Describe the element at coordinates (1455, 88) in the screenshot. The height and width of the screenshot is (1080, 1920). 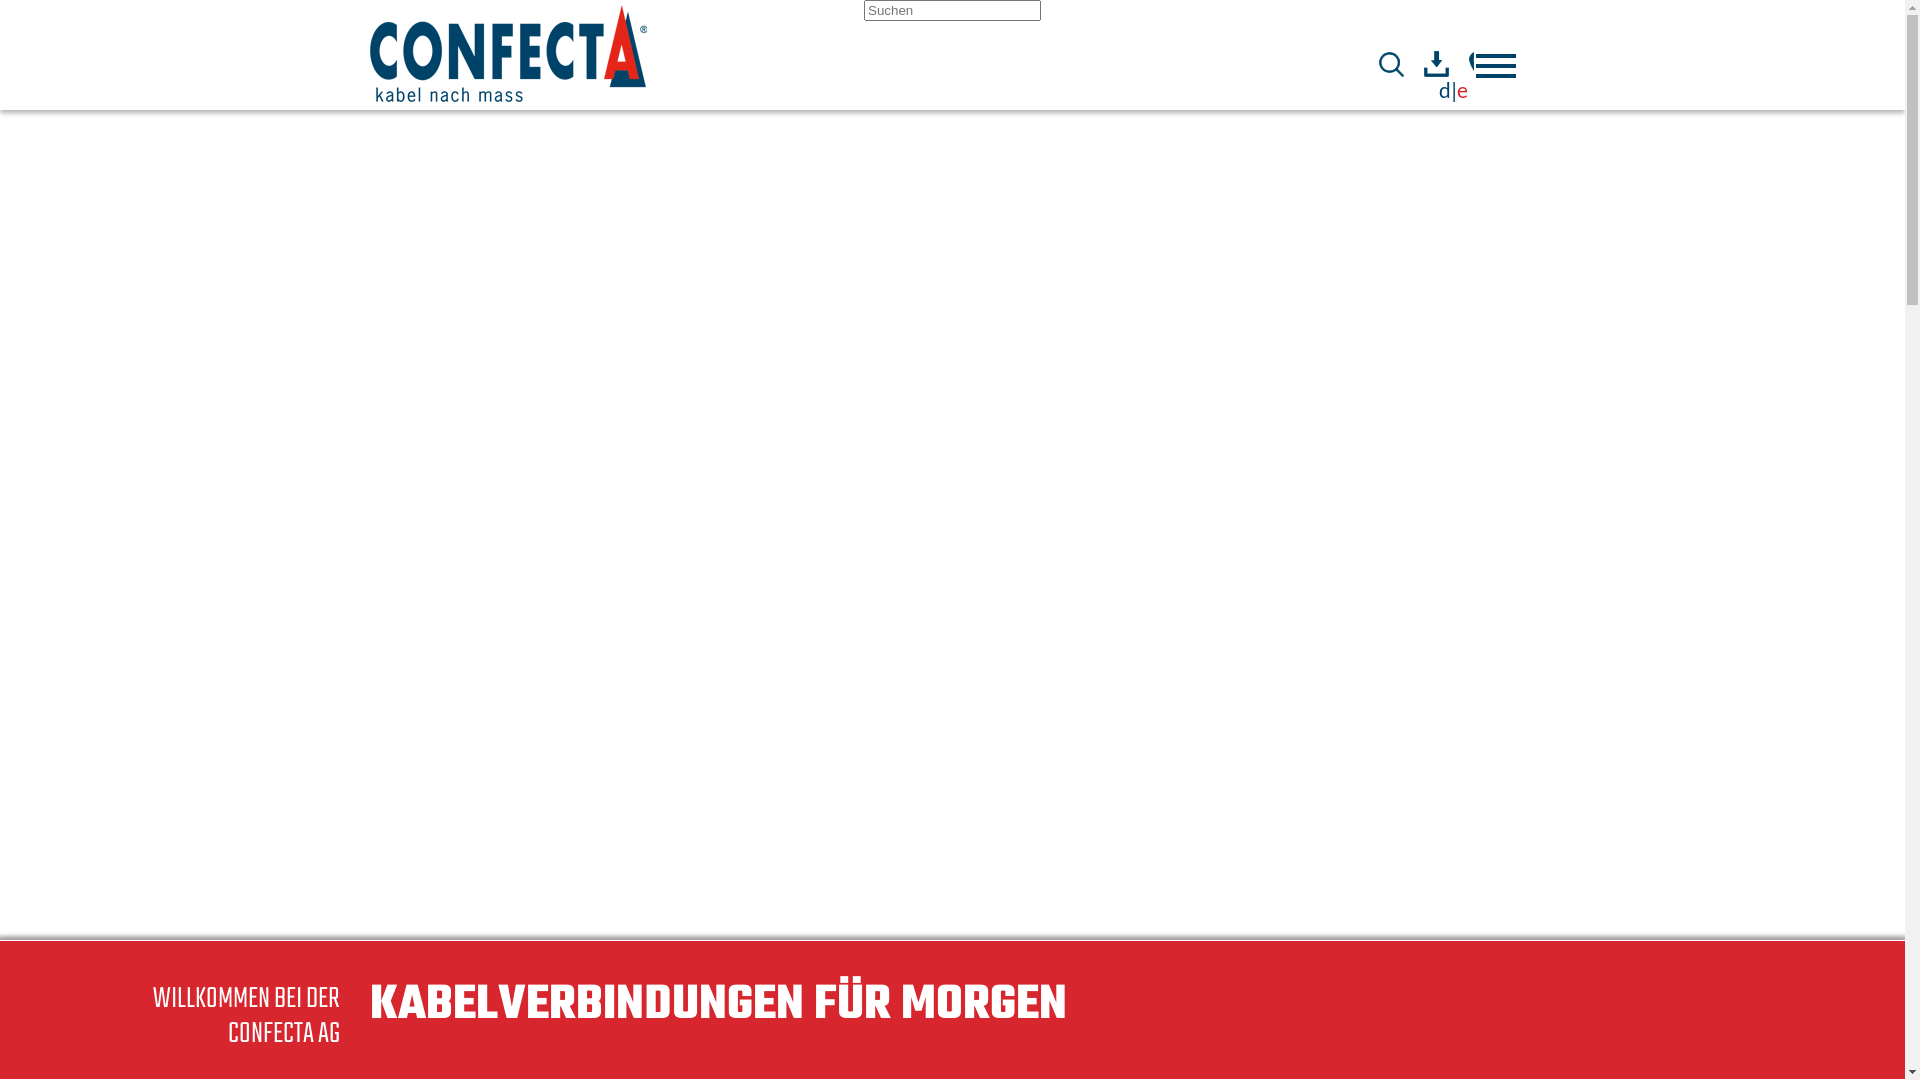
I see `'e'` at that location.